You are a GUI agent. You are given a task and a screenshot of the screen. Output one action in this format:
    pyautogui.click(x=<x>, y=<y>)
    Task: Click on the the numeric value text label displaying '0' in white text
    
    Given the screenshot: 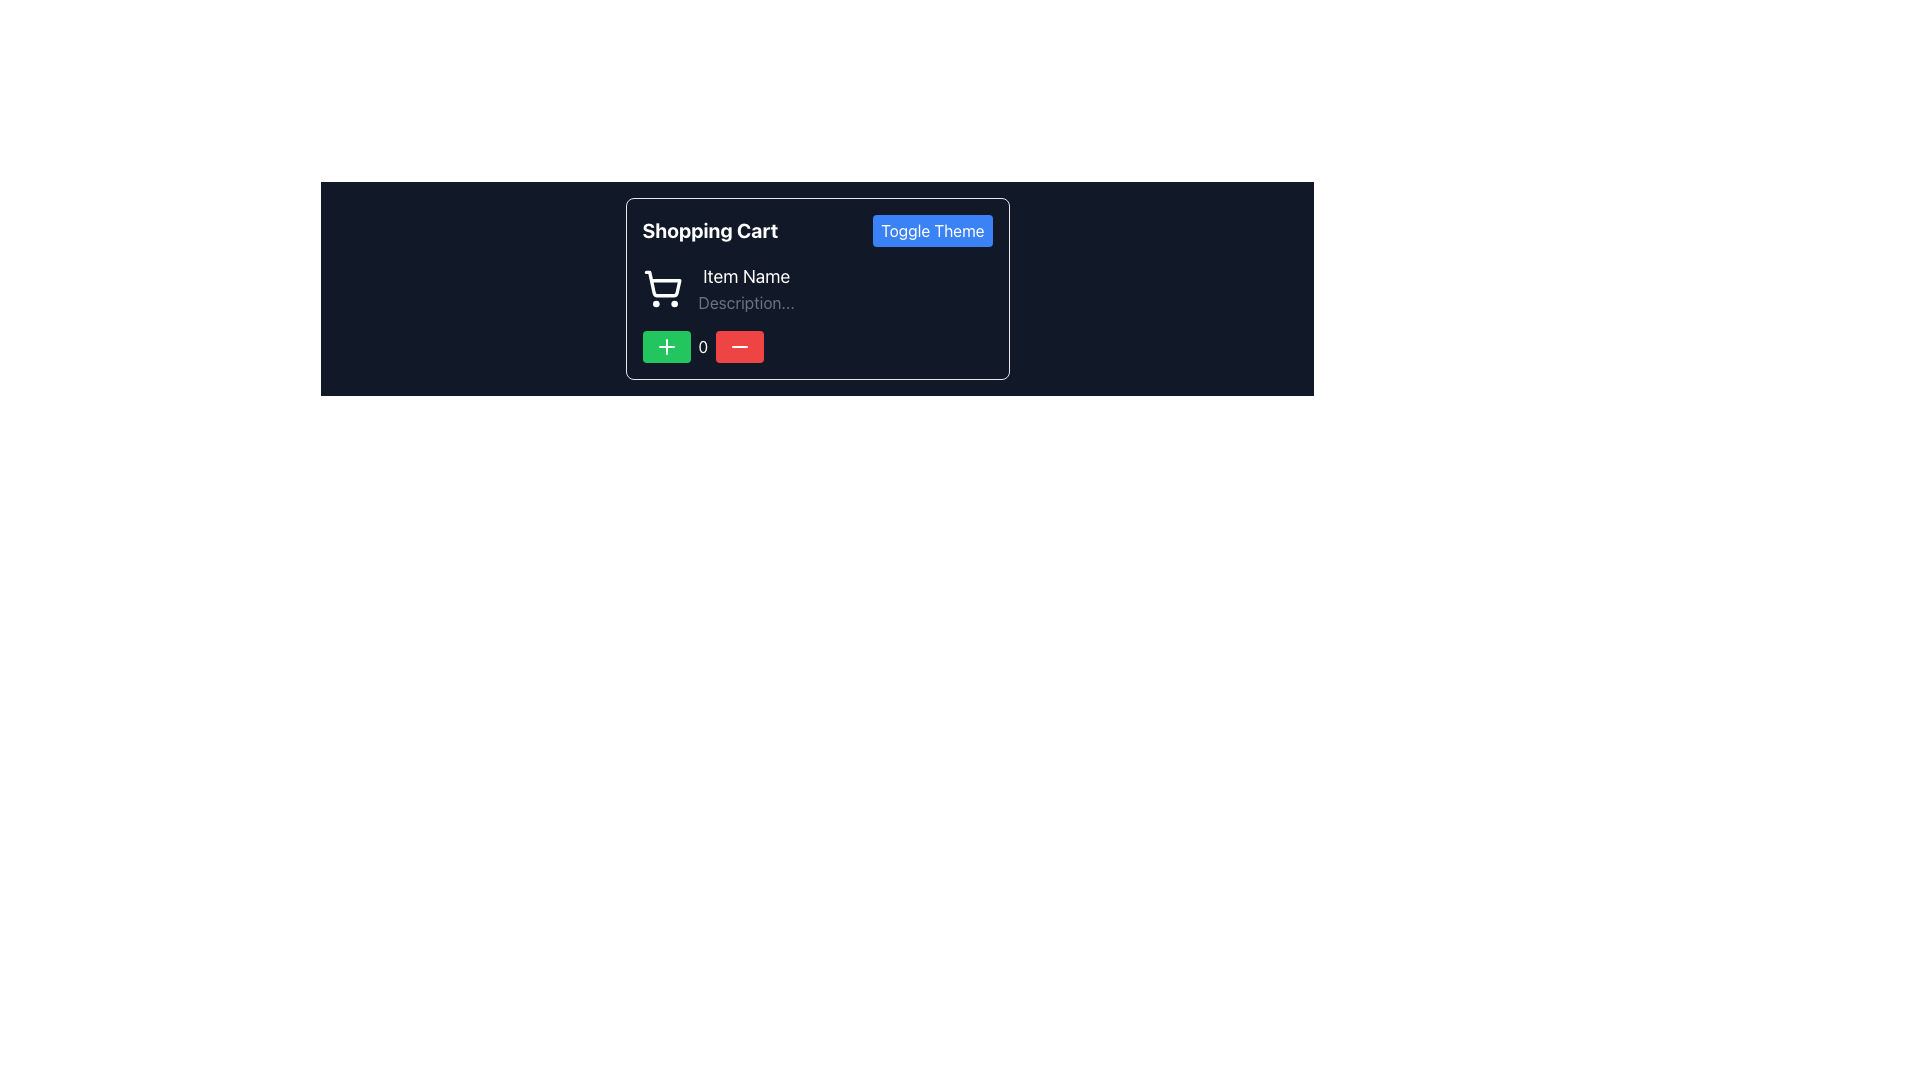 What is the action you would take?
    pyautogui.click(x=703, y=346)
    